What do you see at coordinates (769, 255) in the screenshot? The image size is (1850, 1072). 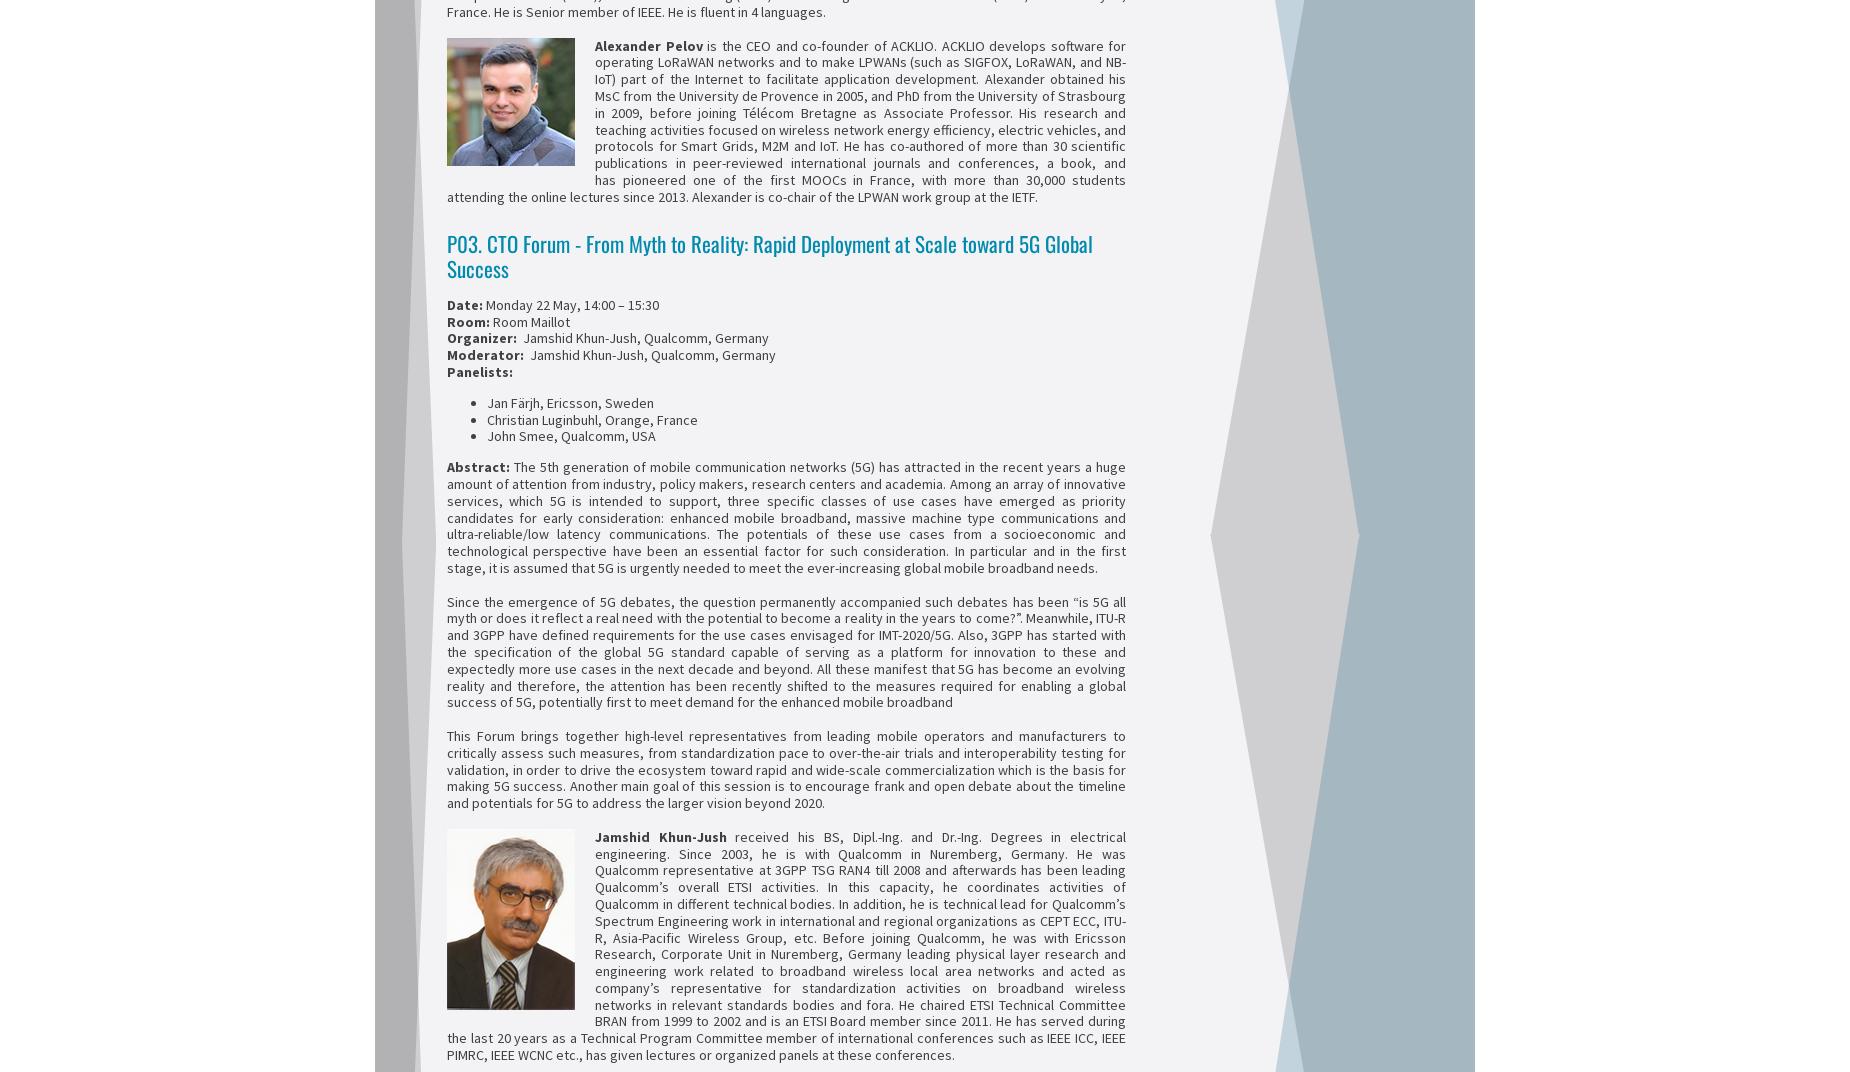 I see `'P03. CTO Forum - From Myth to Reality: Rapid Deployment at Scale toward 5G Global Success'` at bounding box center [769, 255].